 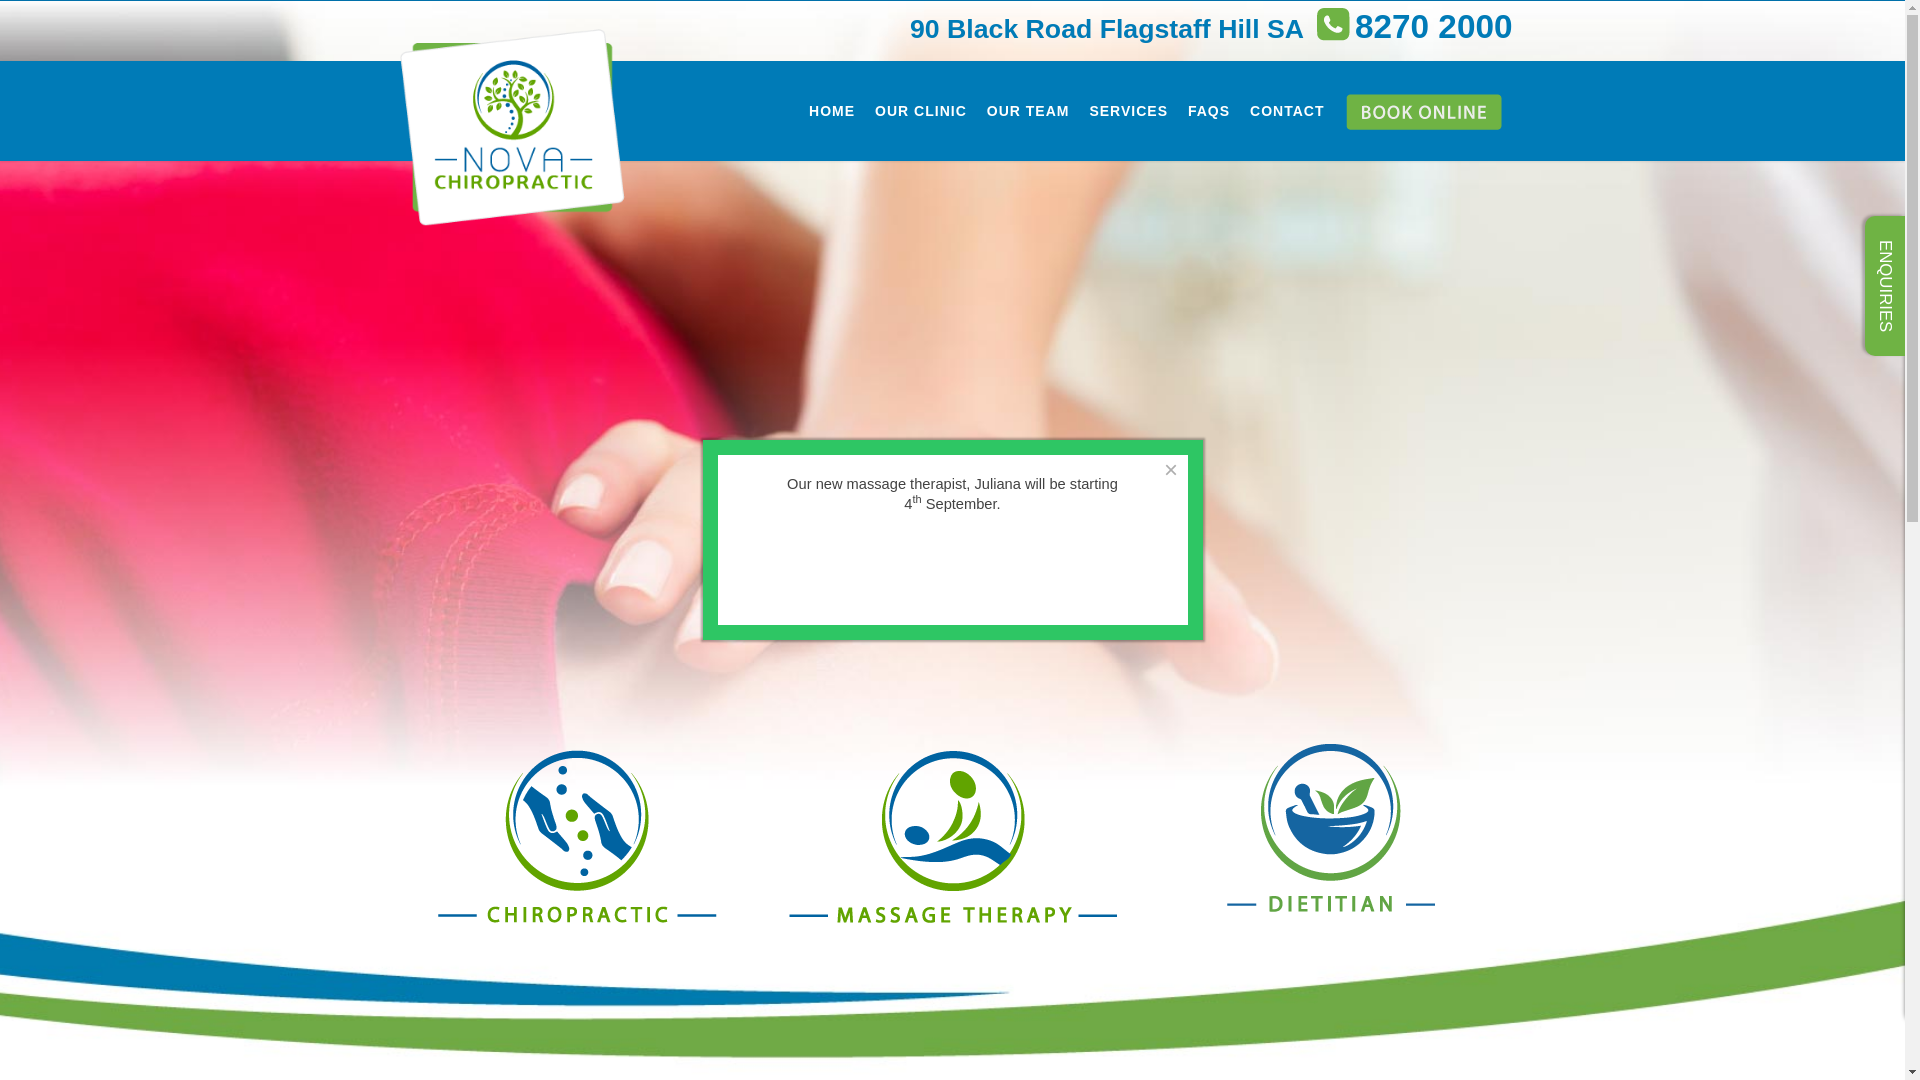 I want to click on 'OUR TEAM', so click(x=1028, y=111).